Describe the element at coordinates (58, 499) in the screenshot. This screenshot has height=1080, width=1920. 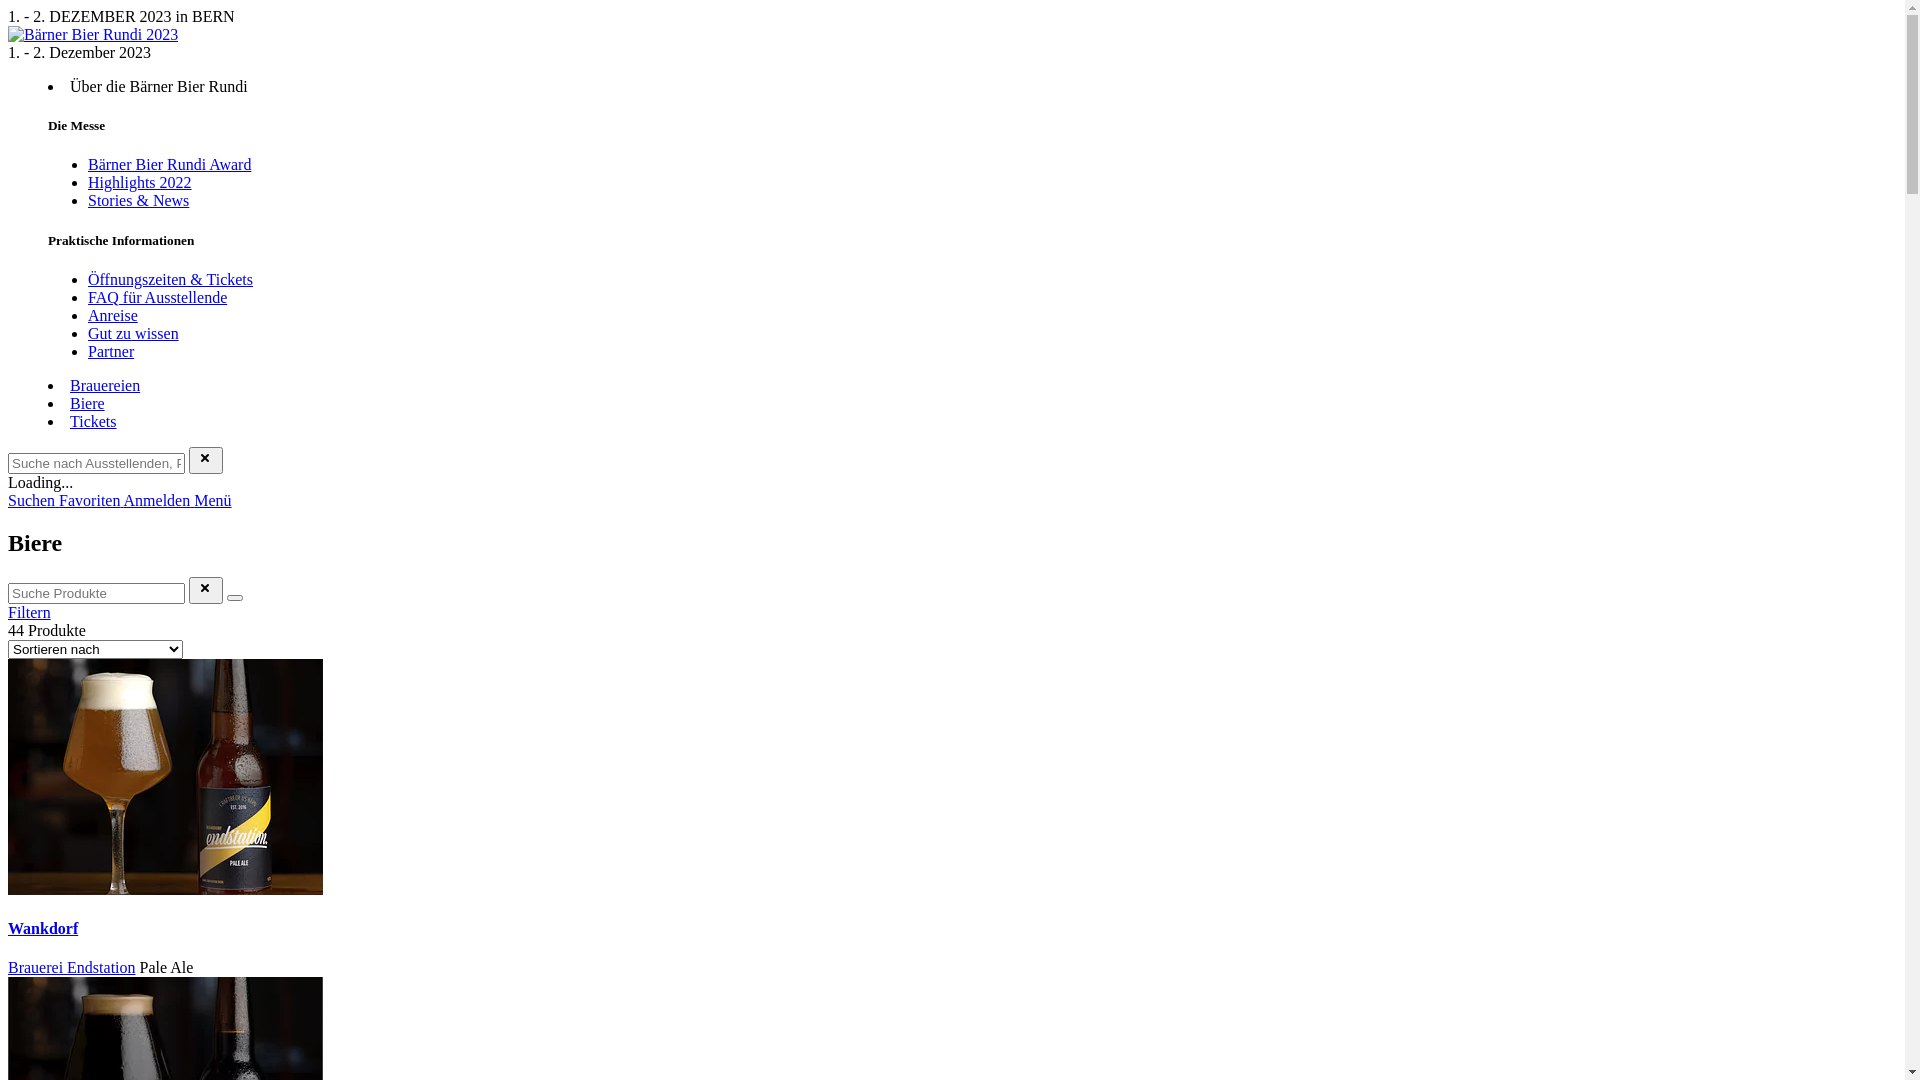
I see `'Favoriten'` at that location.